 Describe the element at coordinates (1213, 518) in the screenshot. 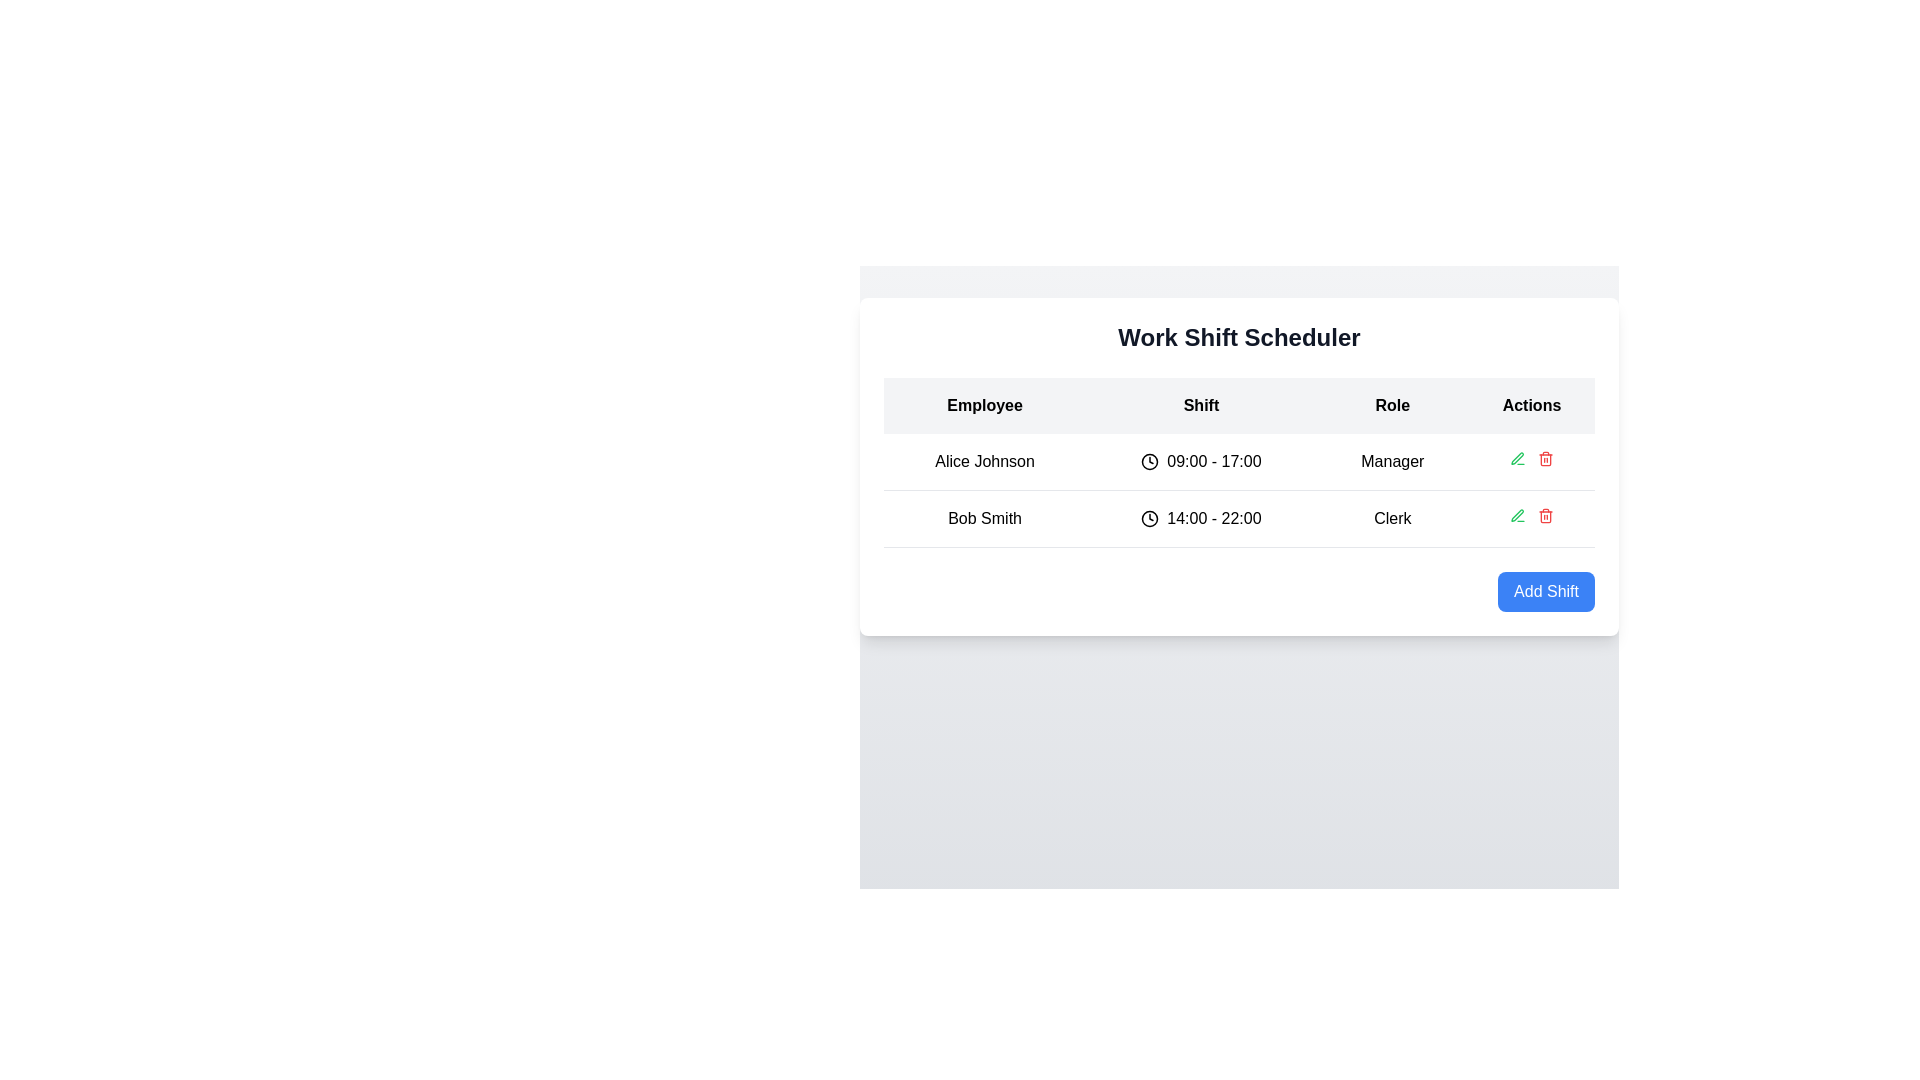

I see `text content of the time range display for employee 'Bob Smith' in the second row of the table under the 'Shift' column` at that location.